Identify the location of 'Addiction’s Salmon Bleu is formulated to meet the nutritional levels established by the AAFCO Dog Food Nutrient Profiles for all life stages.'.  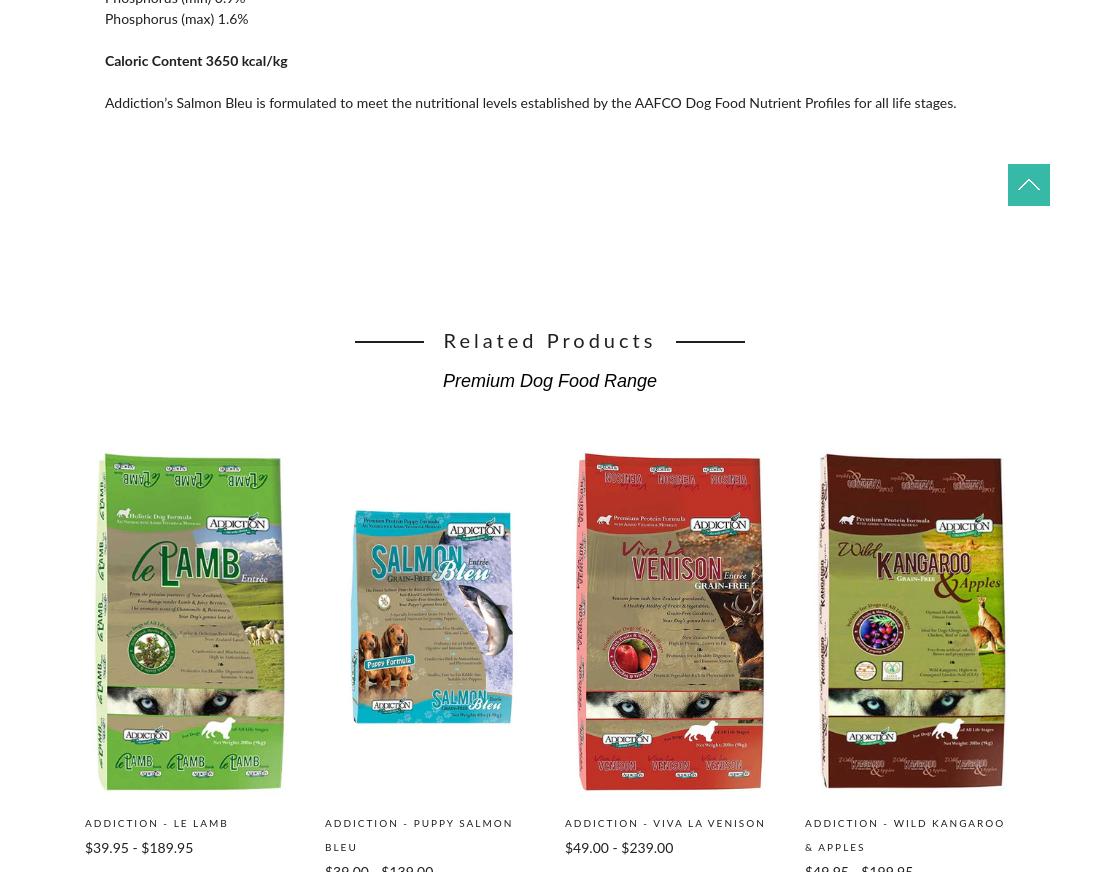
(530, 103).